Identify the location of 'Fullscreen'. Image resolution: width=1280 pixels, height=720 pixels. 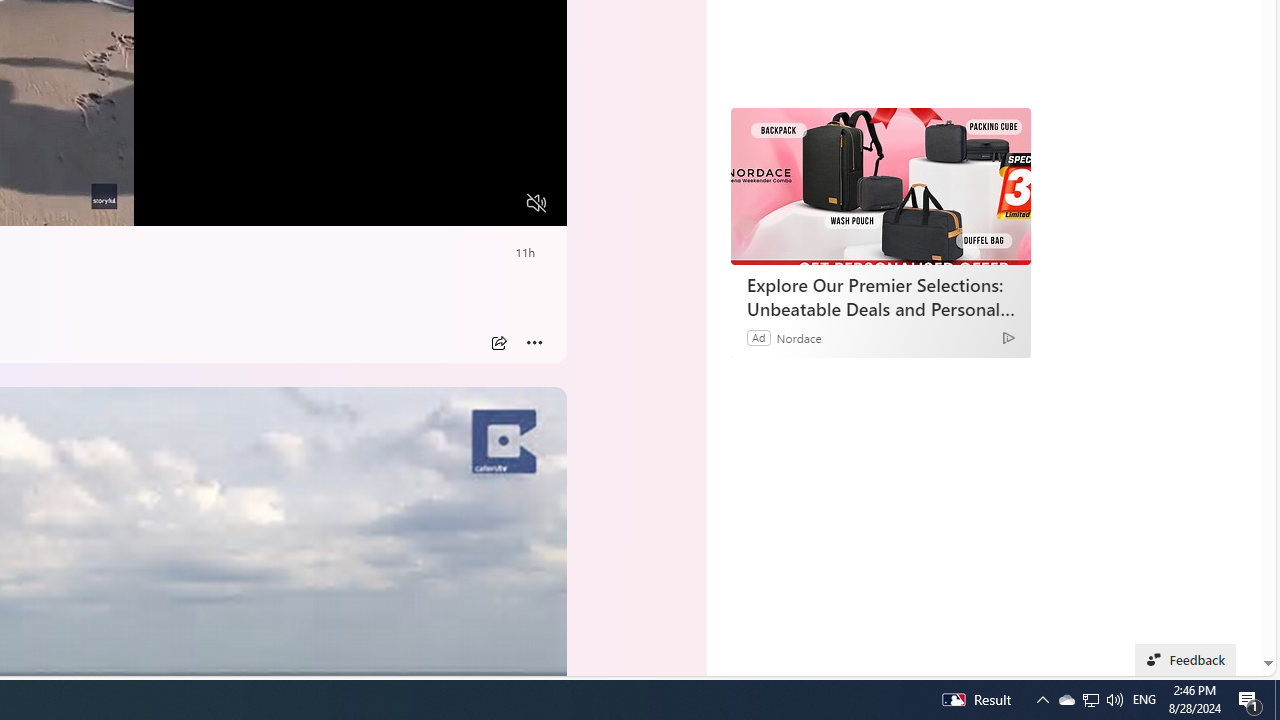
(497, 203).